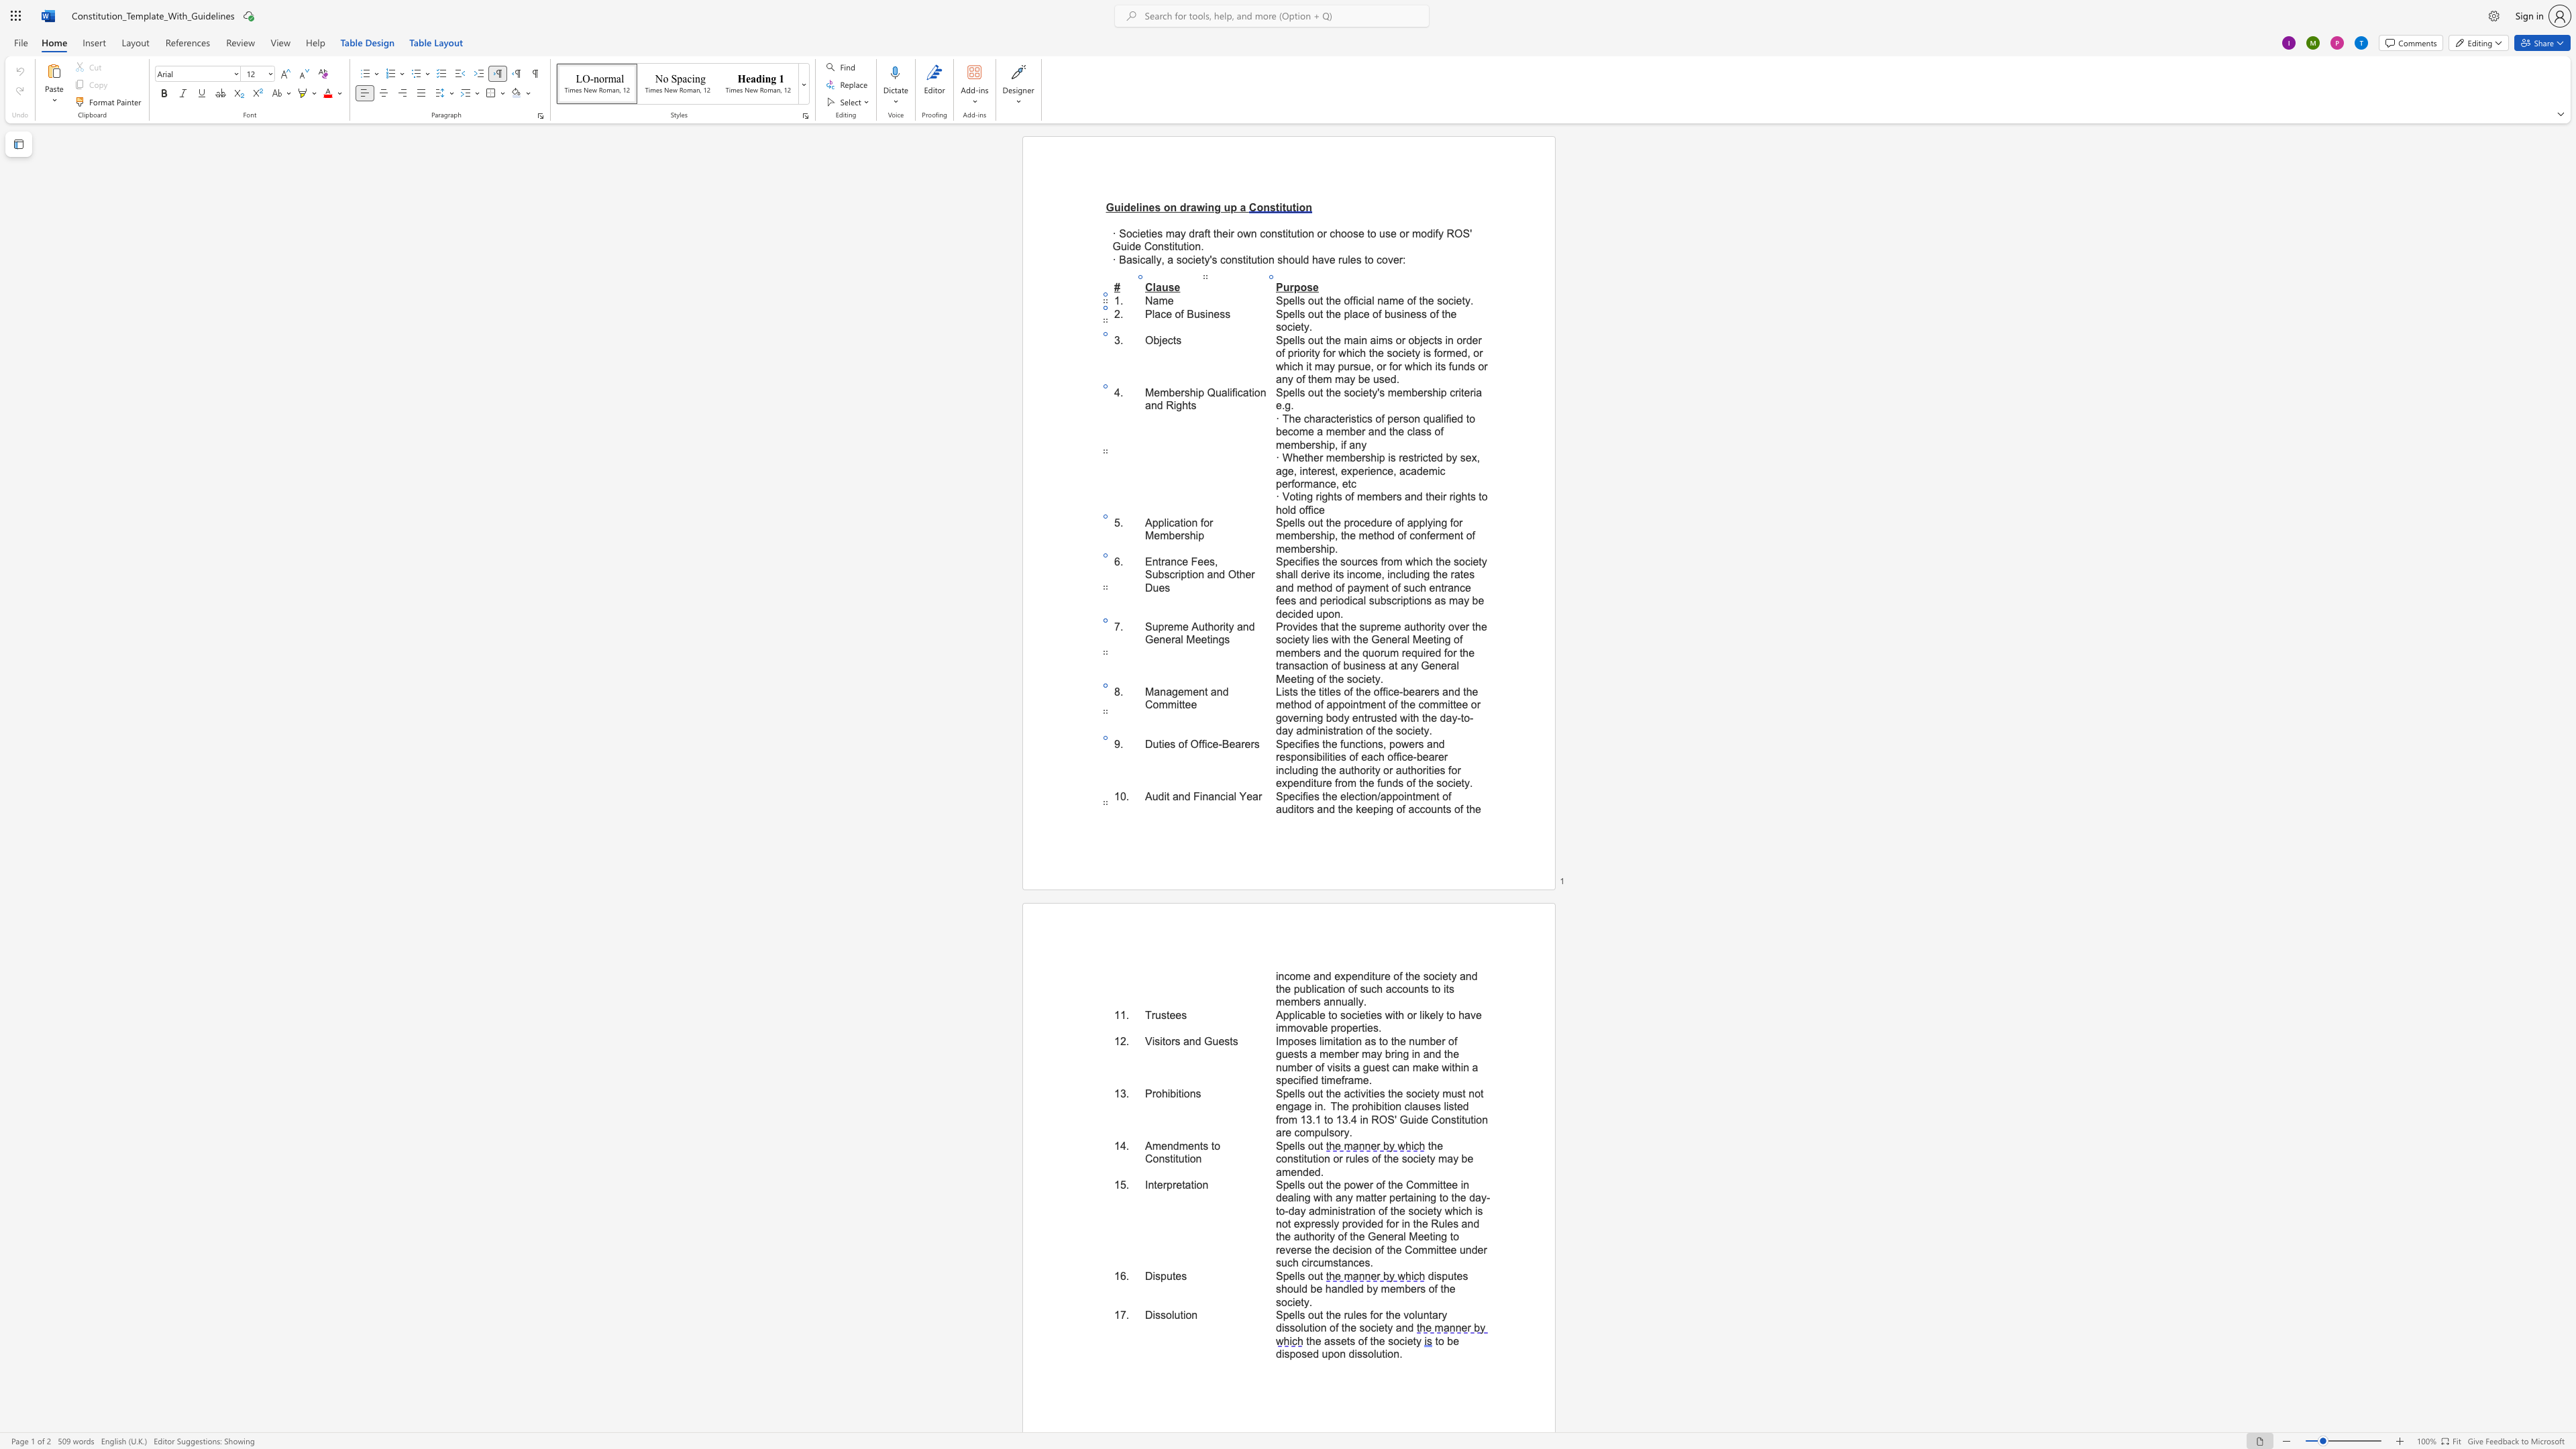 The width and height of the screenshot is (2576, 1449). Describe the element at coordinates (1156, 1040) in the screenshot. I see `the 1th character "s" in the text` at that location.